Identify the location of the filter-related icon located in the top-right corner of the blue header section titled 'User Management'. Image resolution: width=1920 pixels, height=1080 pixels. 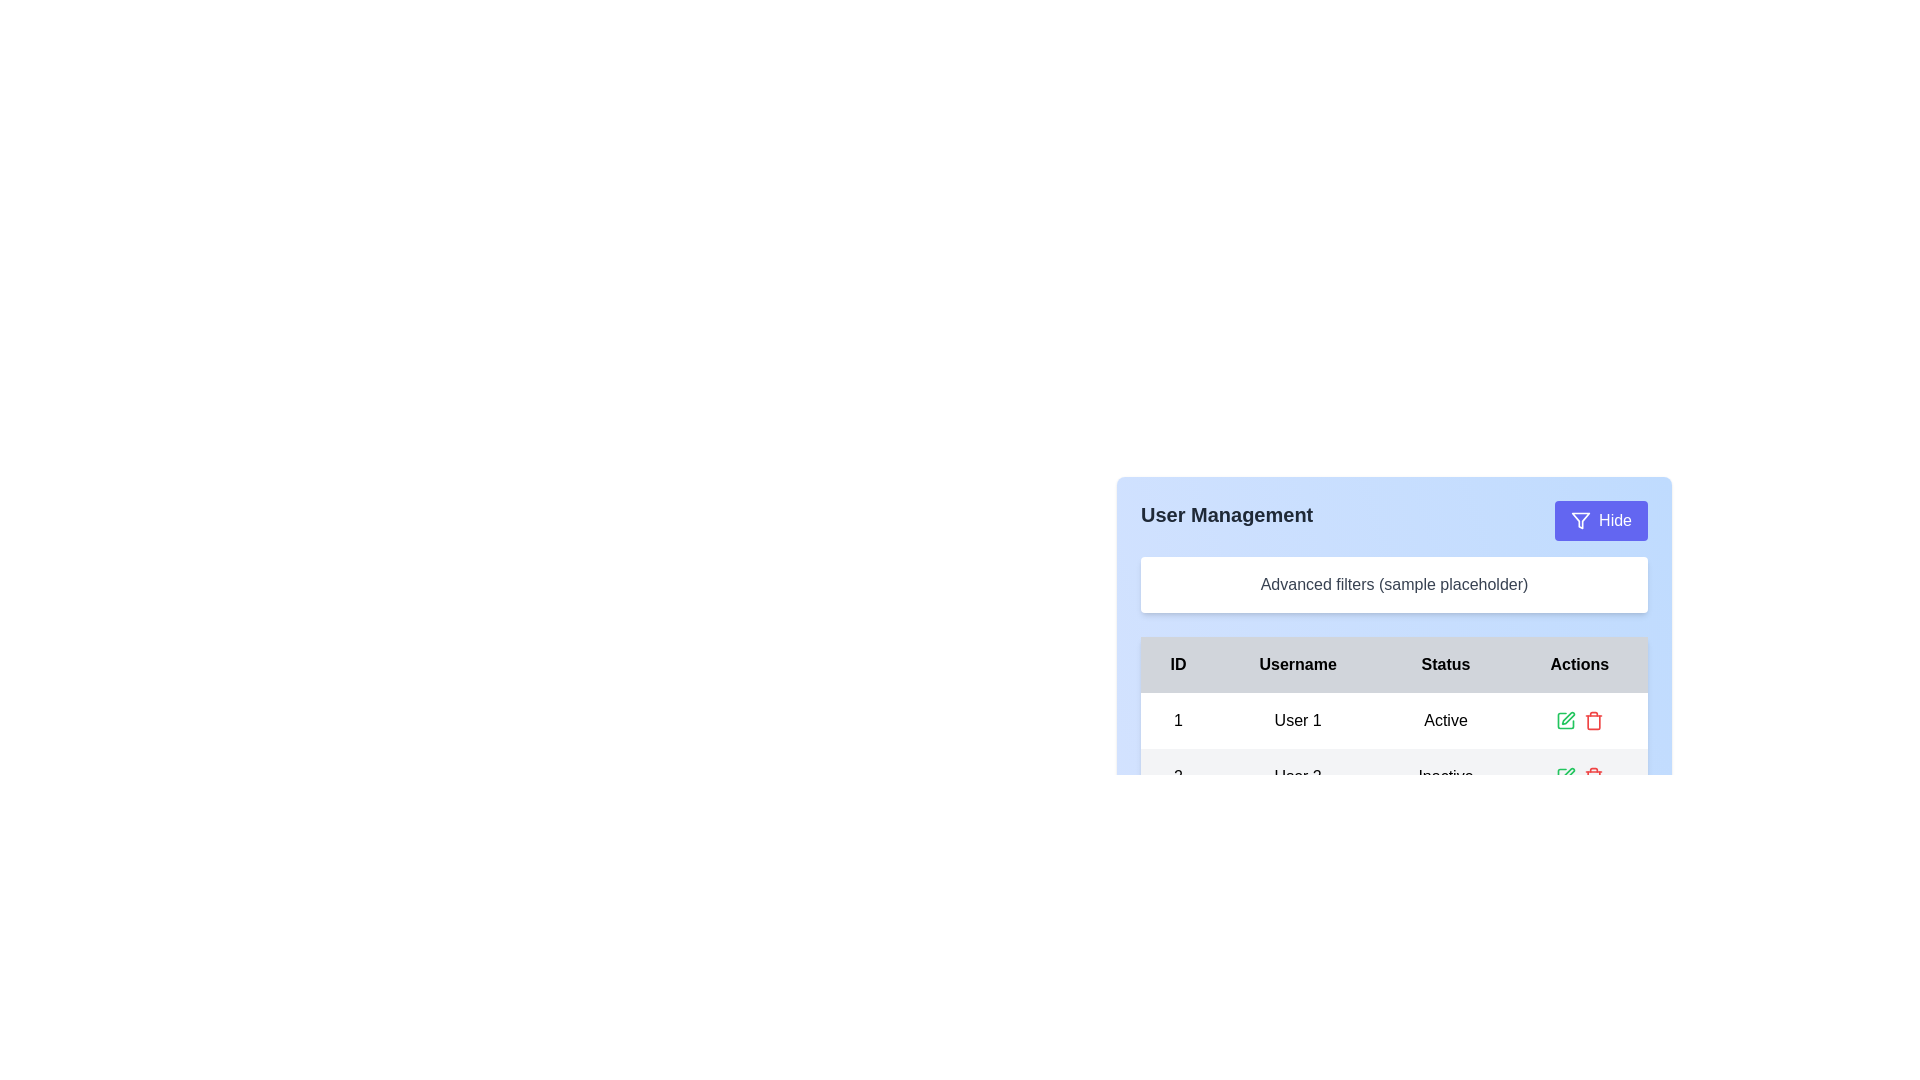
(1580, 519).